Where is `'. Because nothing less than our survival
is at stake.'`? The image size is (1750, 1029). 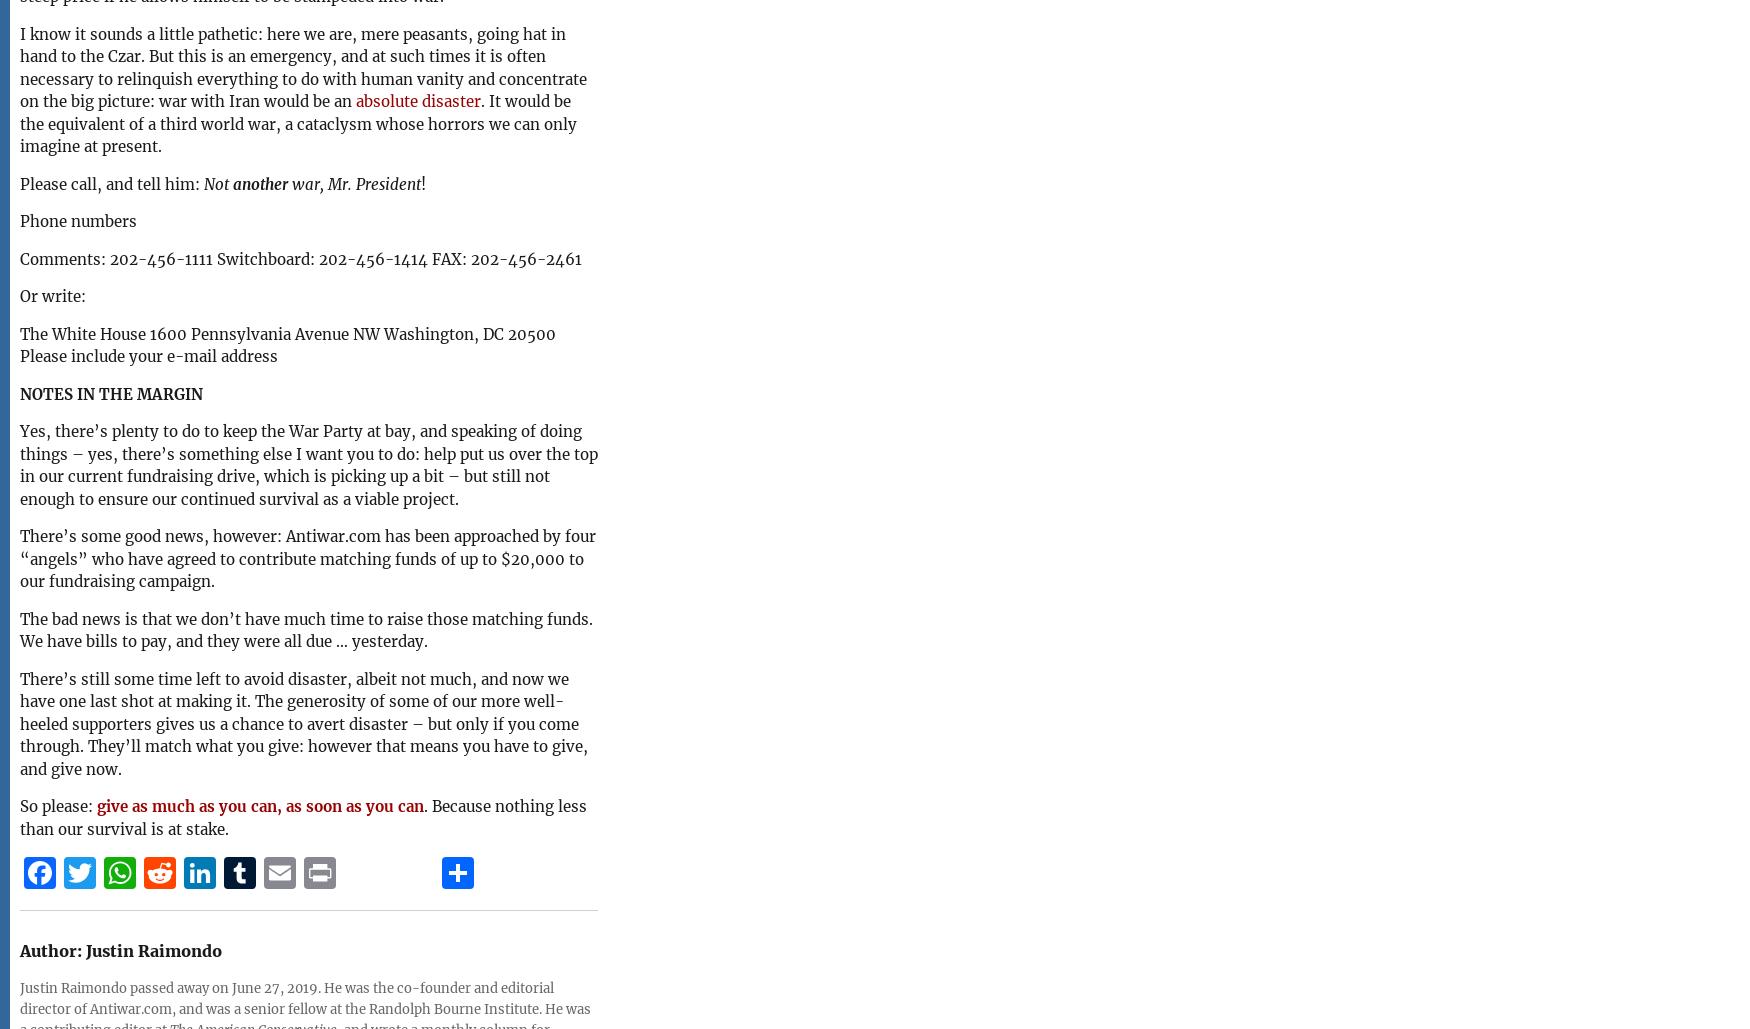 '. Because nothing less than our survival
is at stake.' is located at coordinates (302, 816).